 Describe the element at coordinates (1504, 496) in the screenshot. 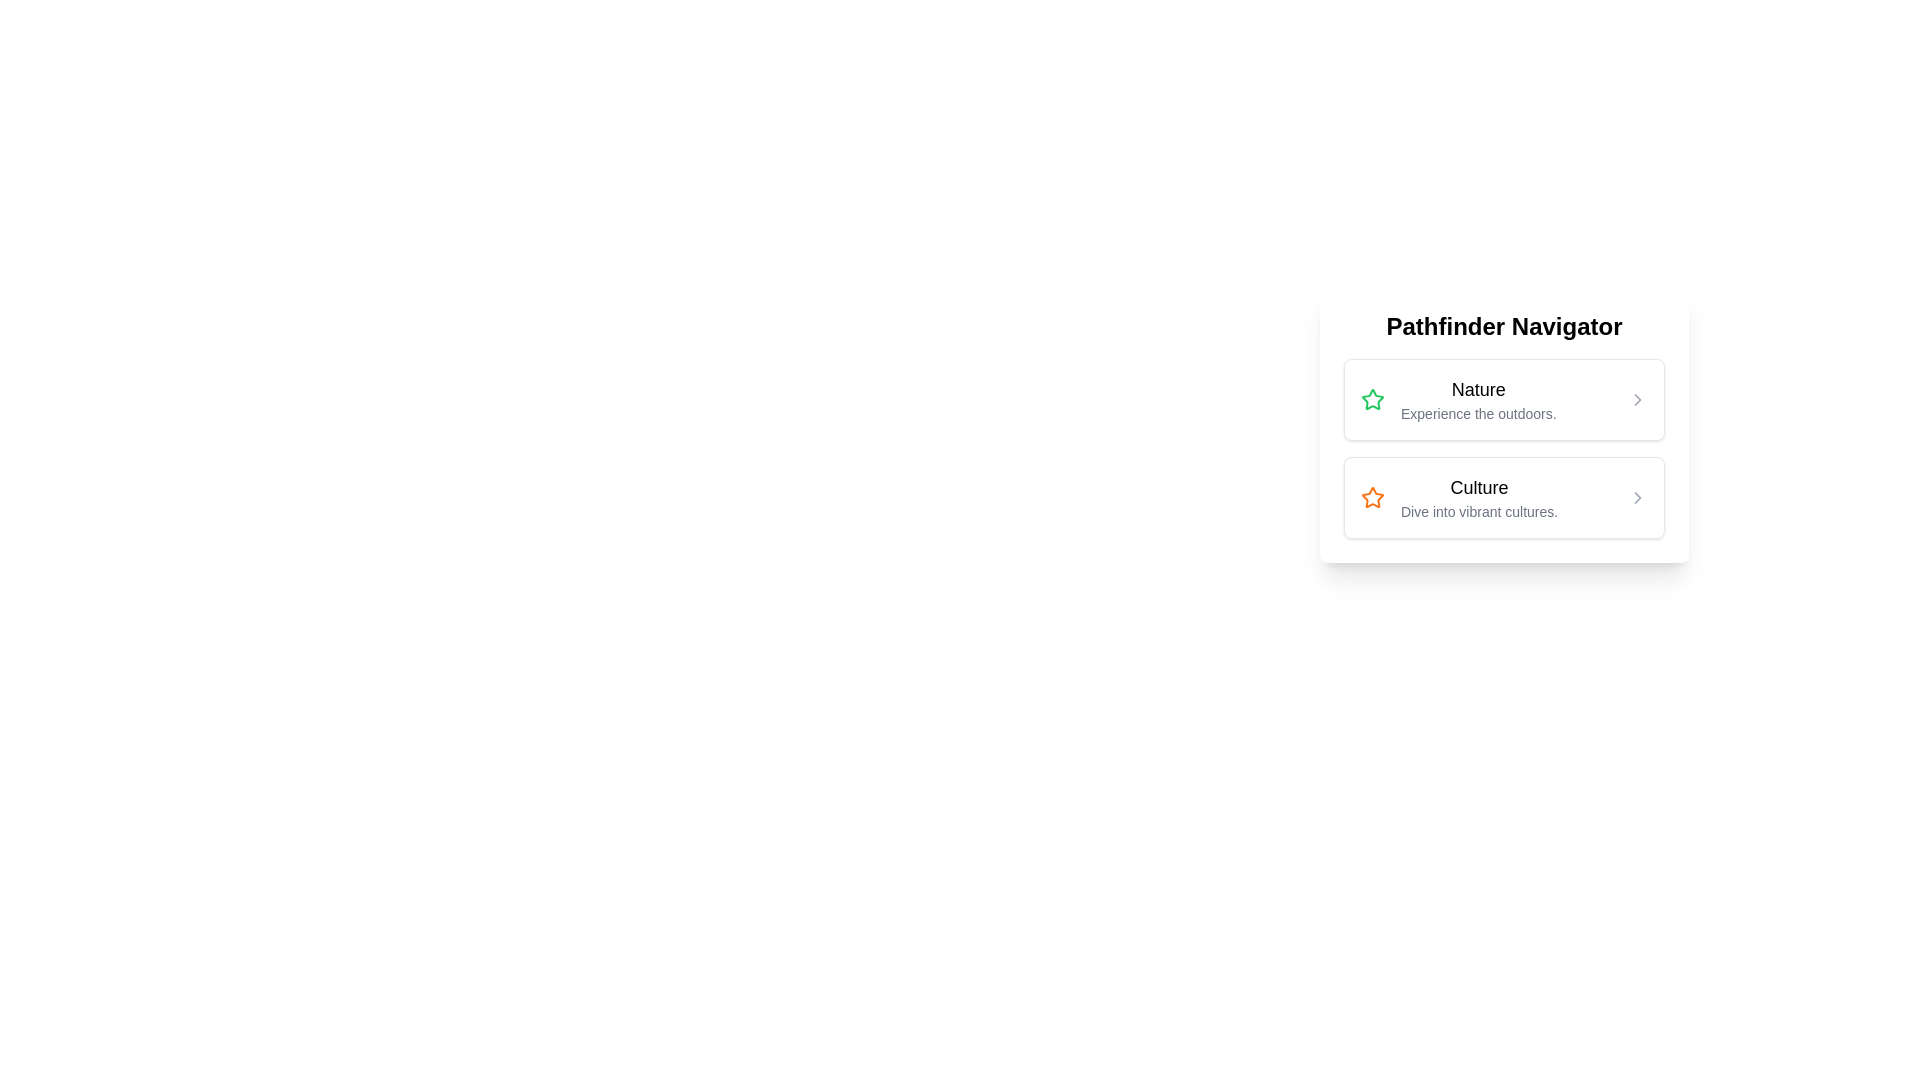

I see `the second card item in the list, which features a star icon, an orange highlight, the title 'Culture', and a right arrow icon` at that location.